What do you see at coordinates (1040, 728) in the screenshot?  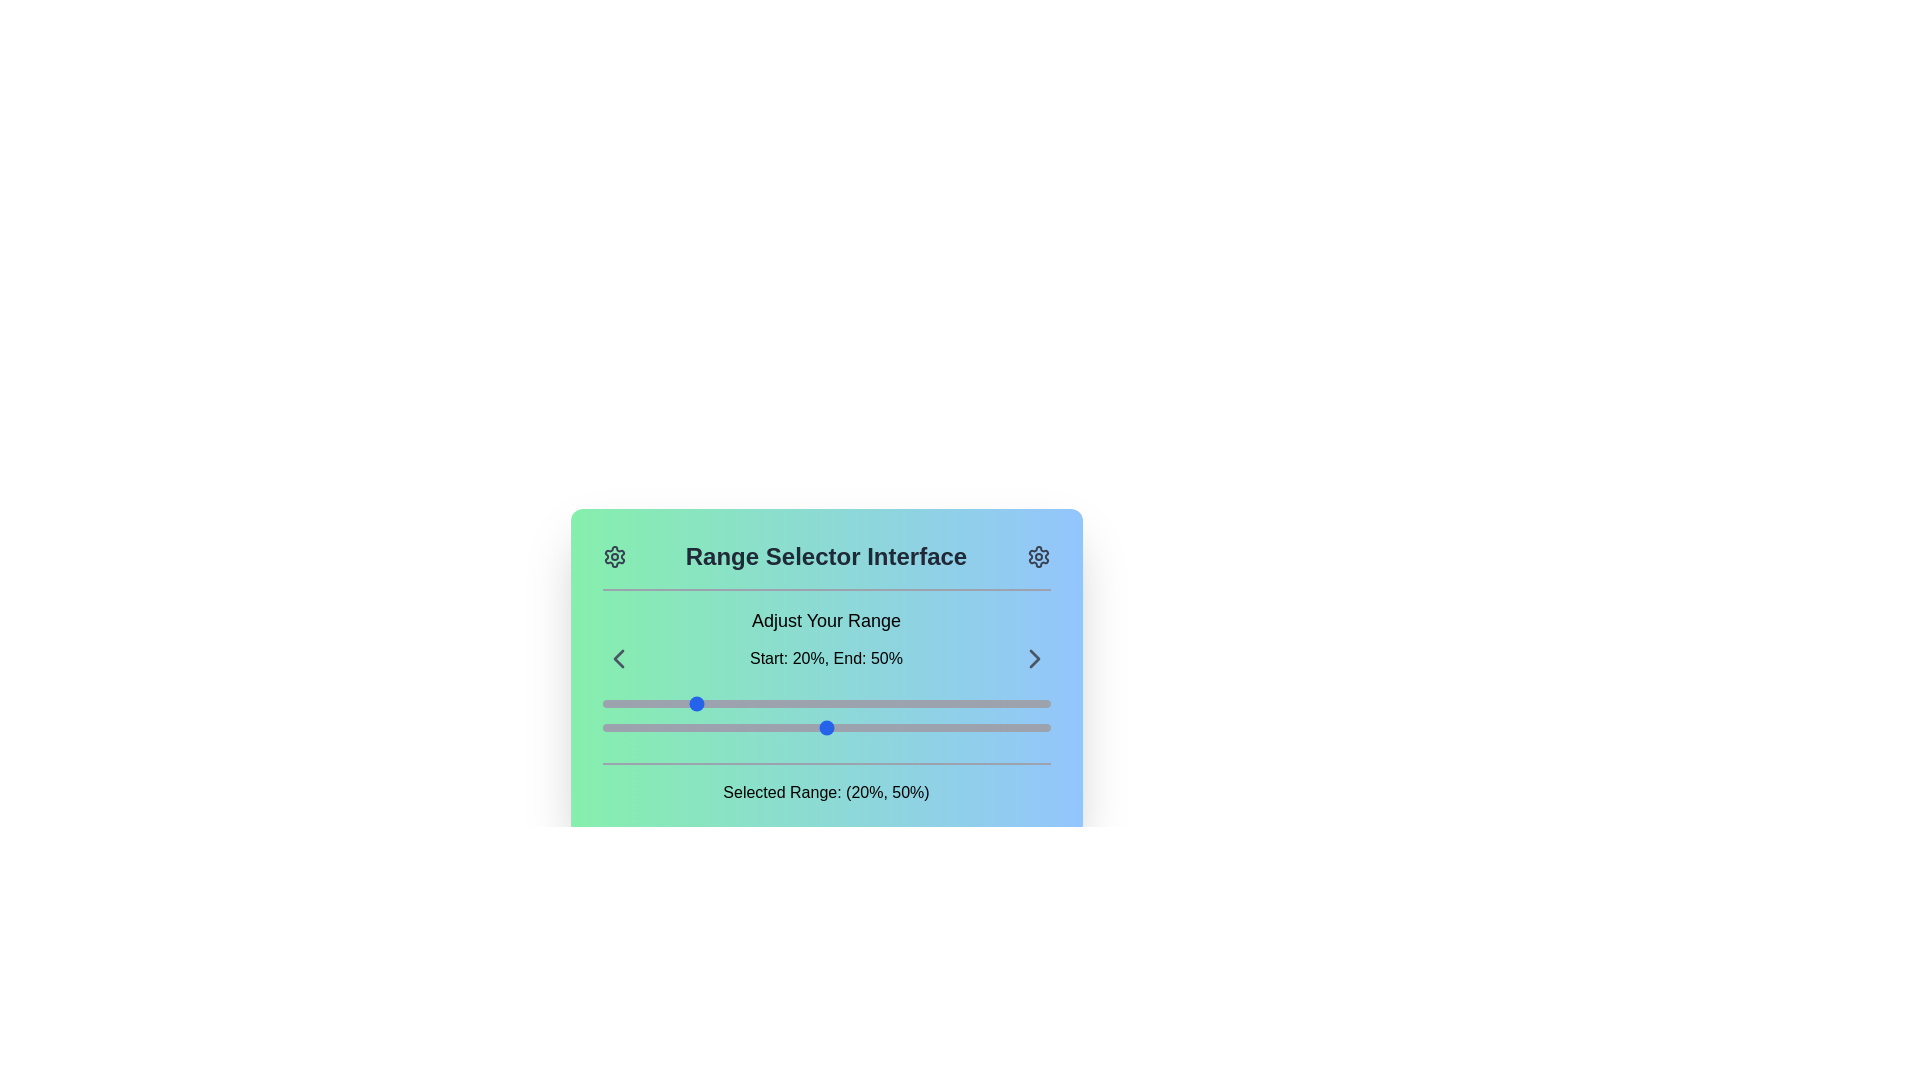 I see `the slider value` at bounding box center [1040, 728].